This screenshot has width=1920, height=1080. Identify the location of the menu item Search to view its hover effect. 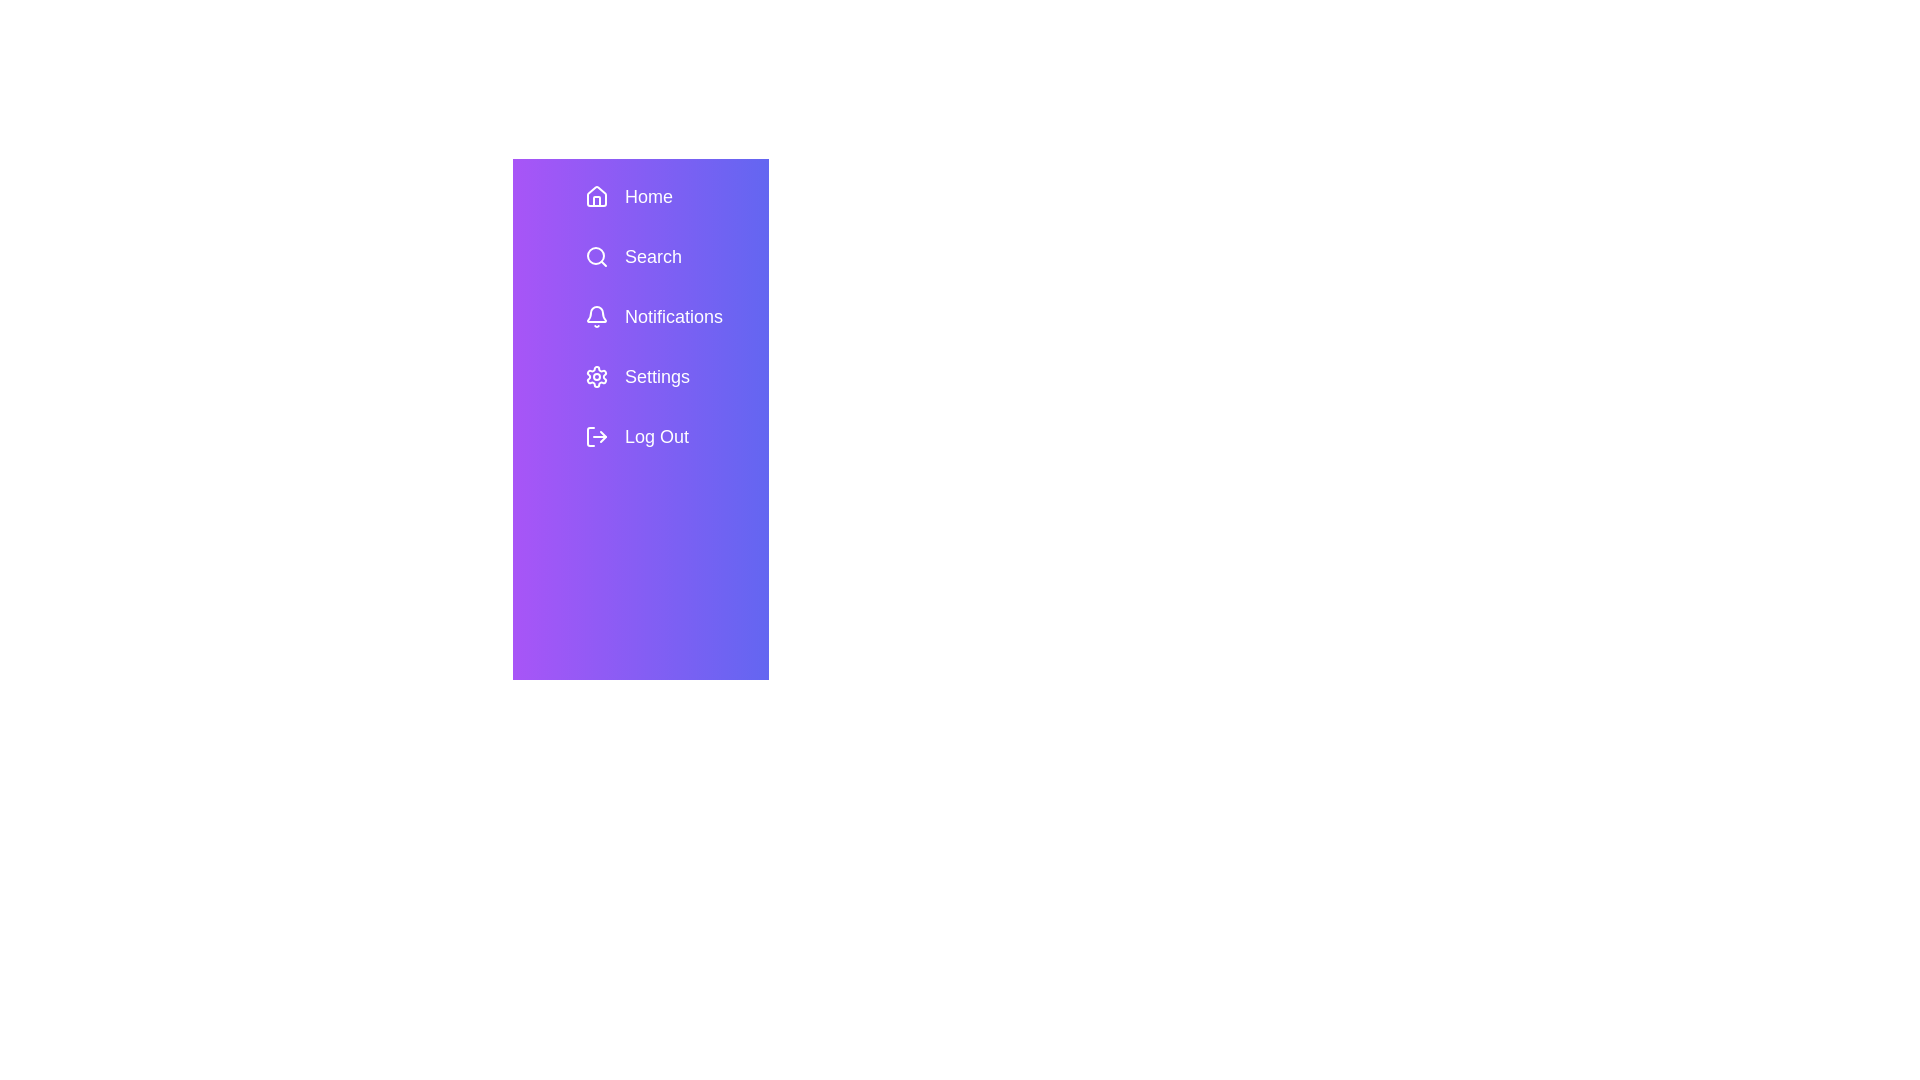
(668, 256).